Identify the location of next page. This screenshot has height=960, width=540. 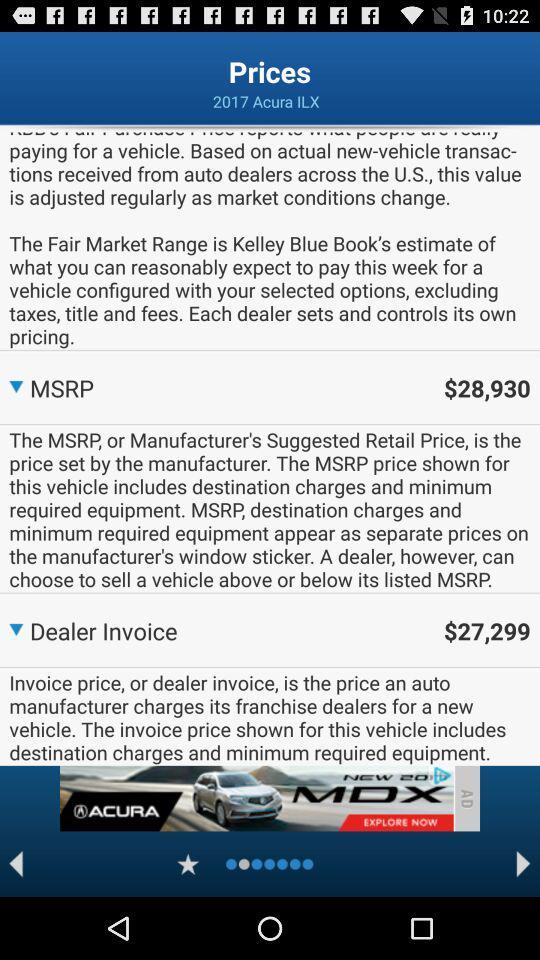
(523, 863).